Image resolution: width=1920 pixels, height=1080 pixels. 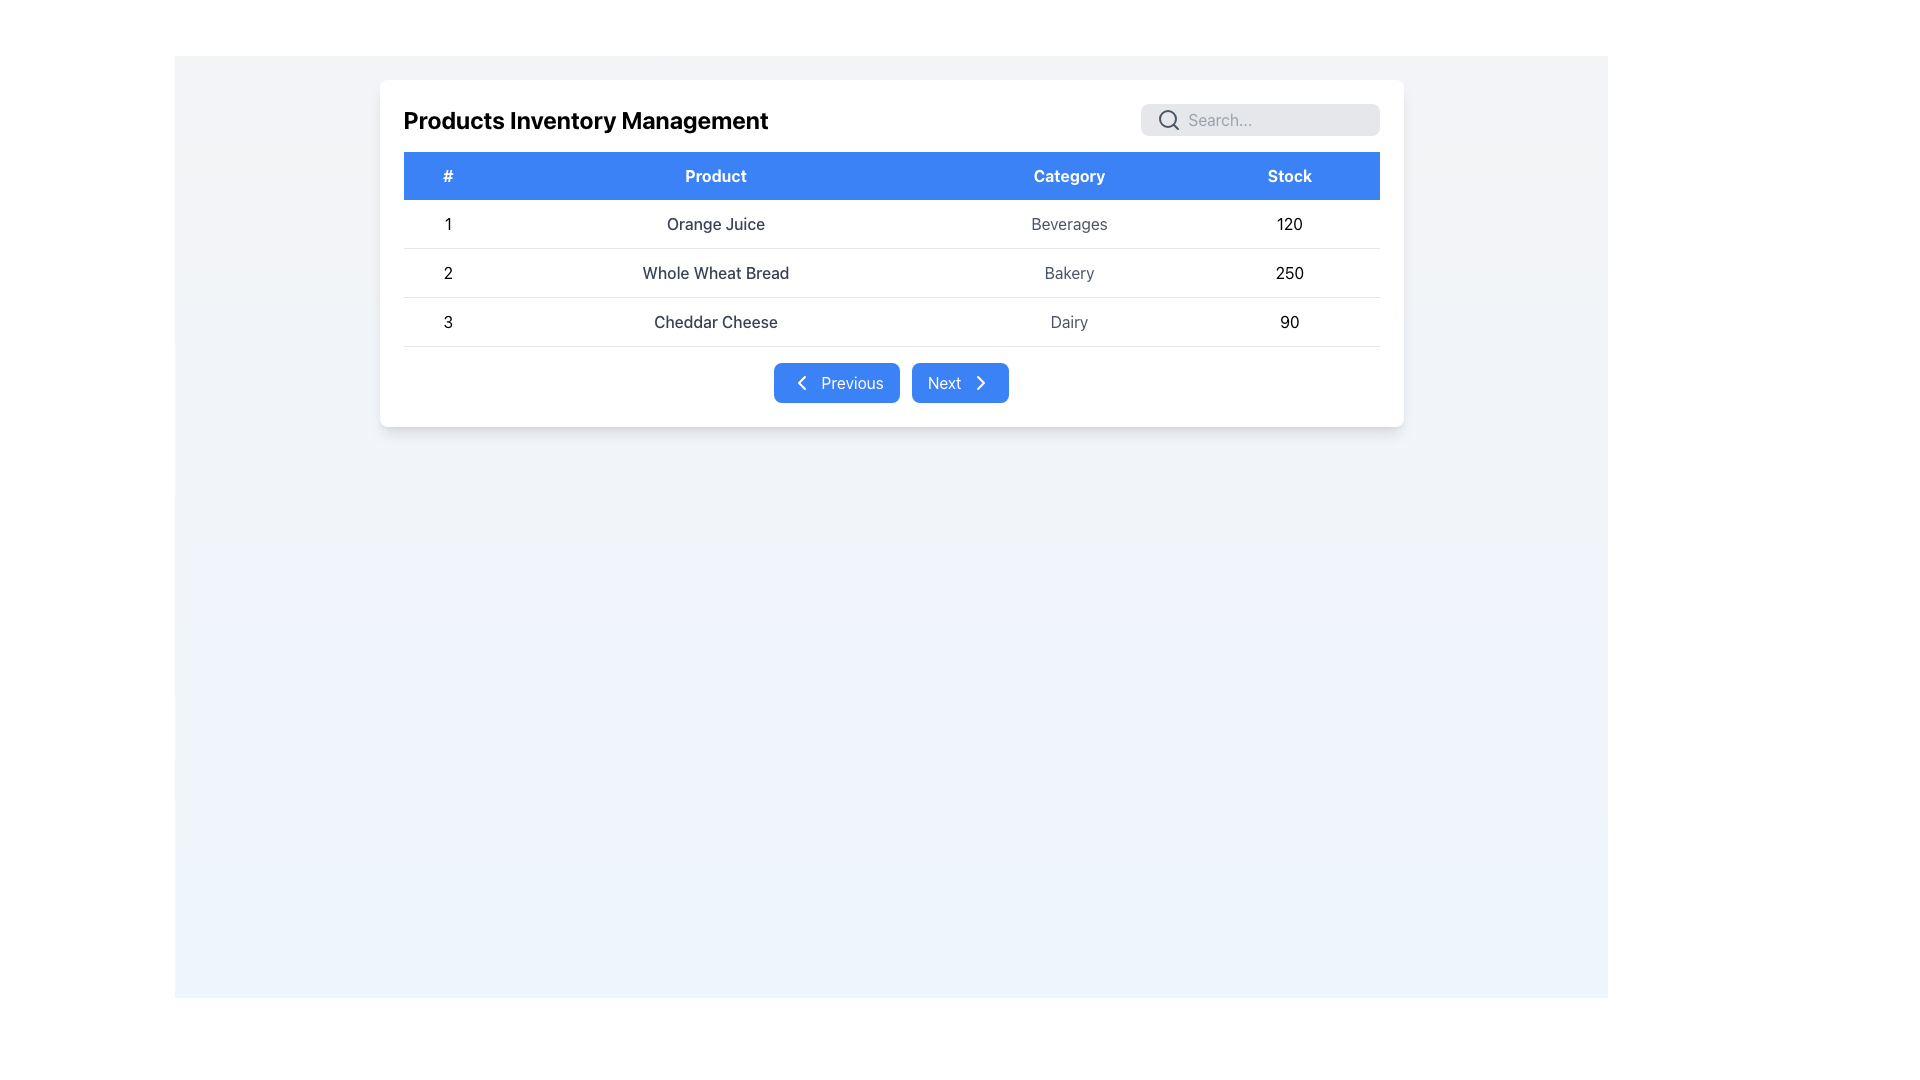 I want to click on the Table Row displaying information about 'Cheddar Cheese' in the 'Products Inventory Management' section, so click(x=890, y=320).